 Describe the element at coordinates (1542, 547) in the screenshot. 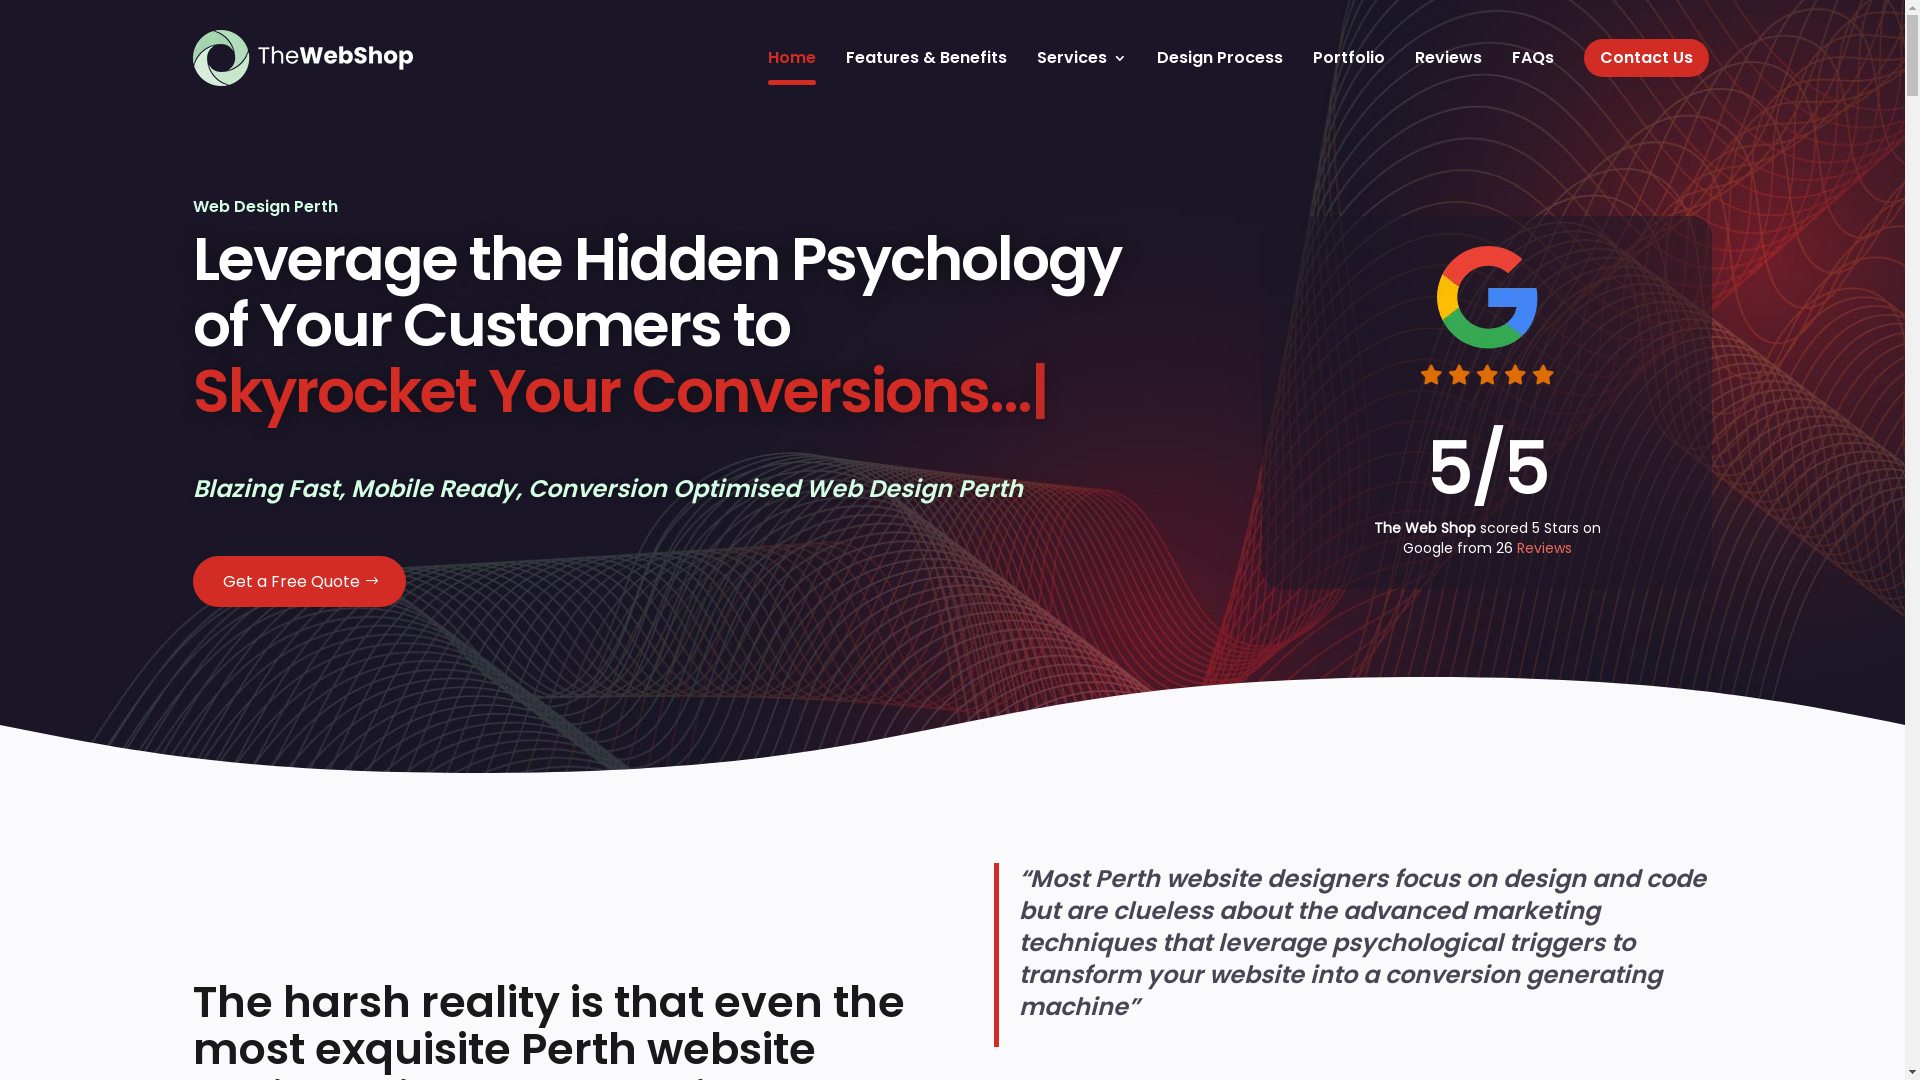

I see `'Reviews'` at that location.